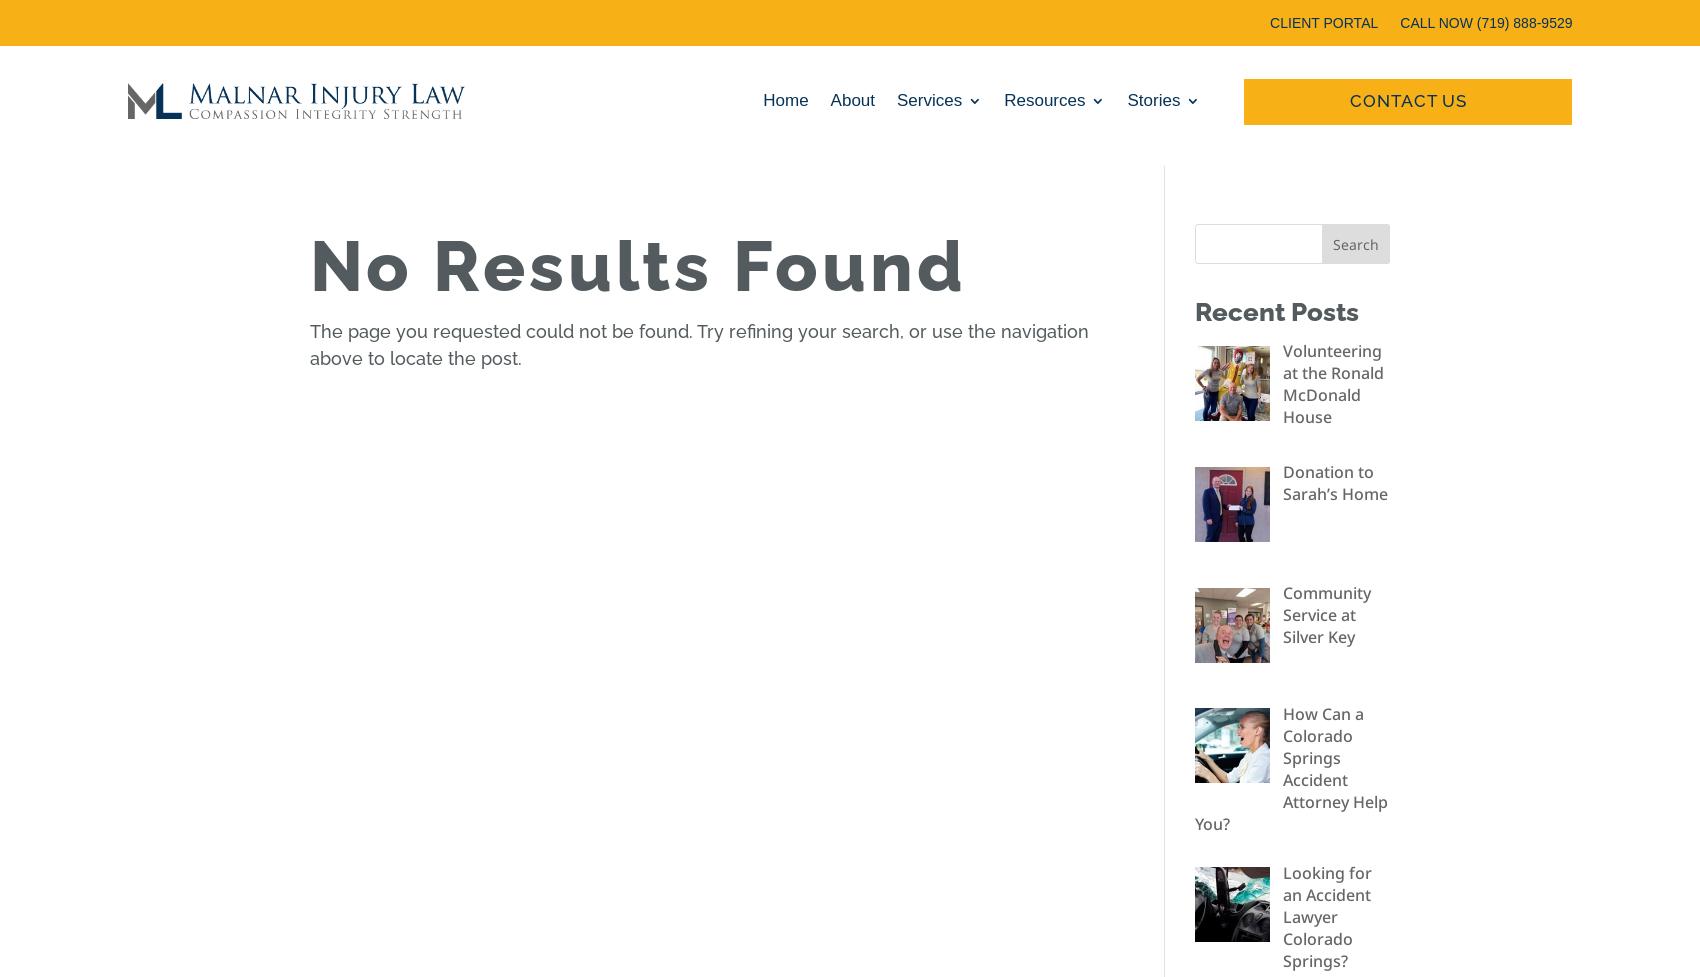  What do you see at coordinates (1100, 252) in the screenshot?
I see `'Medical Providers'` at bounding box center [1100, 252].